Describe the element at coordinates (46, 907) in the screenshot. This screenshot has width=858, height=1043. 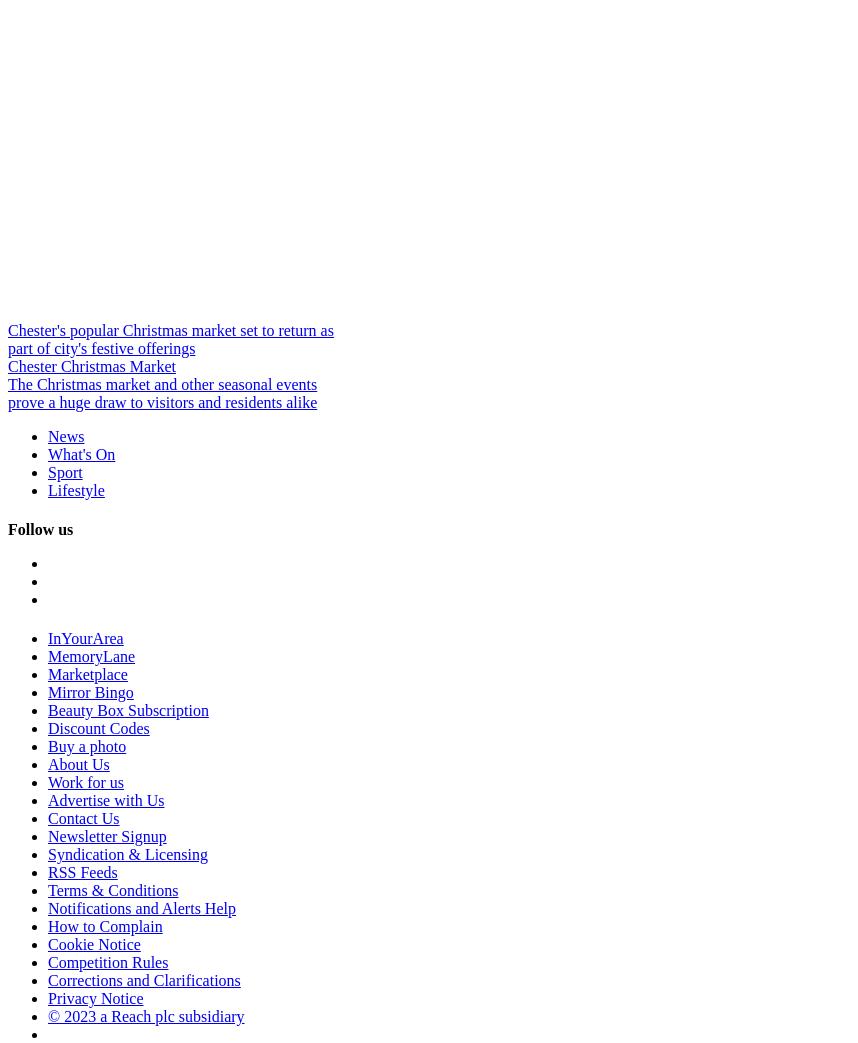
I see `'Notifications and Alerts Help'` at that location.